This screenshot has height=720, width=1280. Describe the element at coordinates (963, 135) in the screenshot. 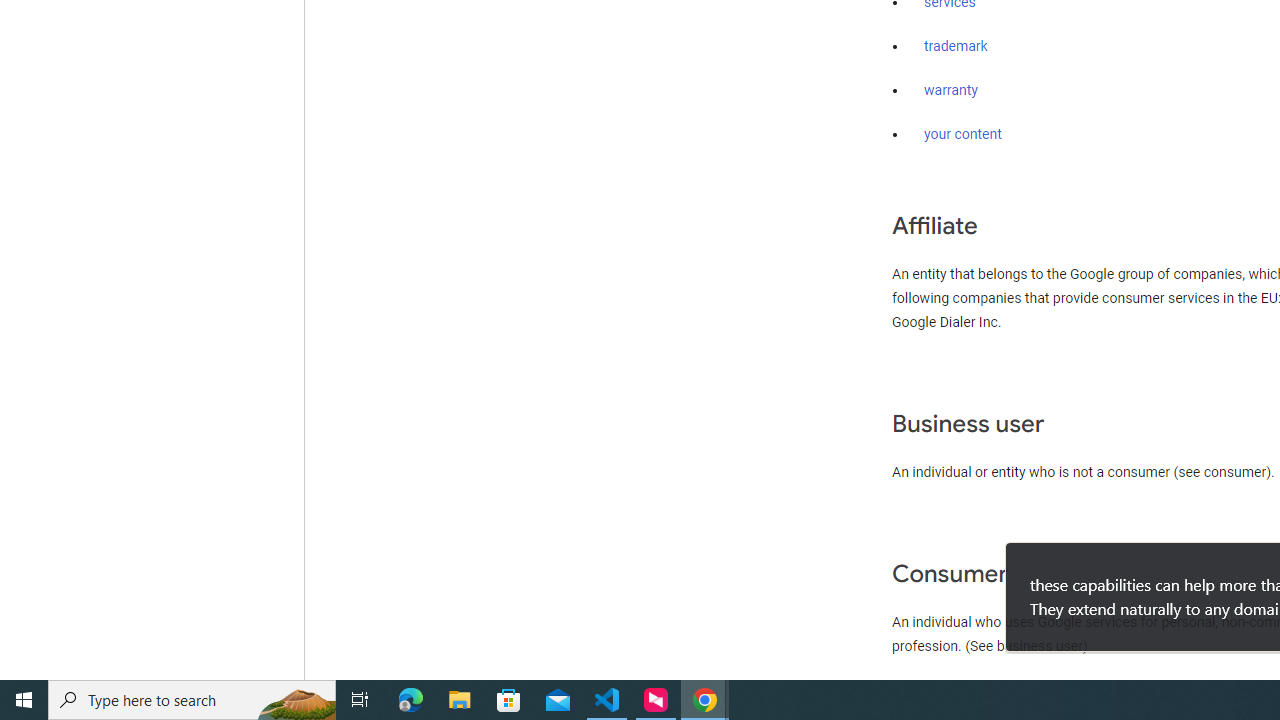

I see `'your content'` at that location.